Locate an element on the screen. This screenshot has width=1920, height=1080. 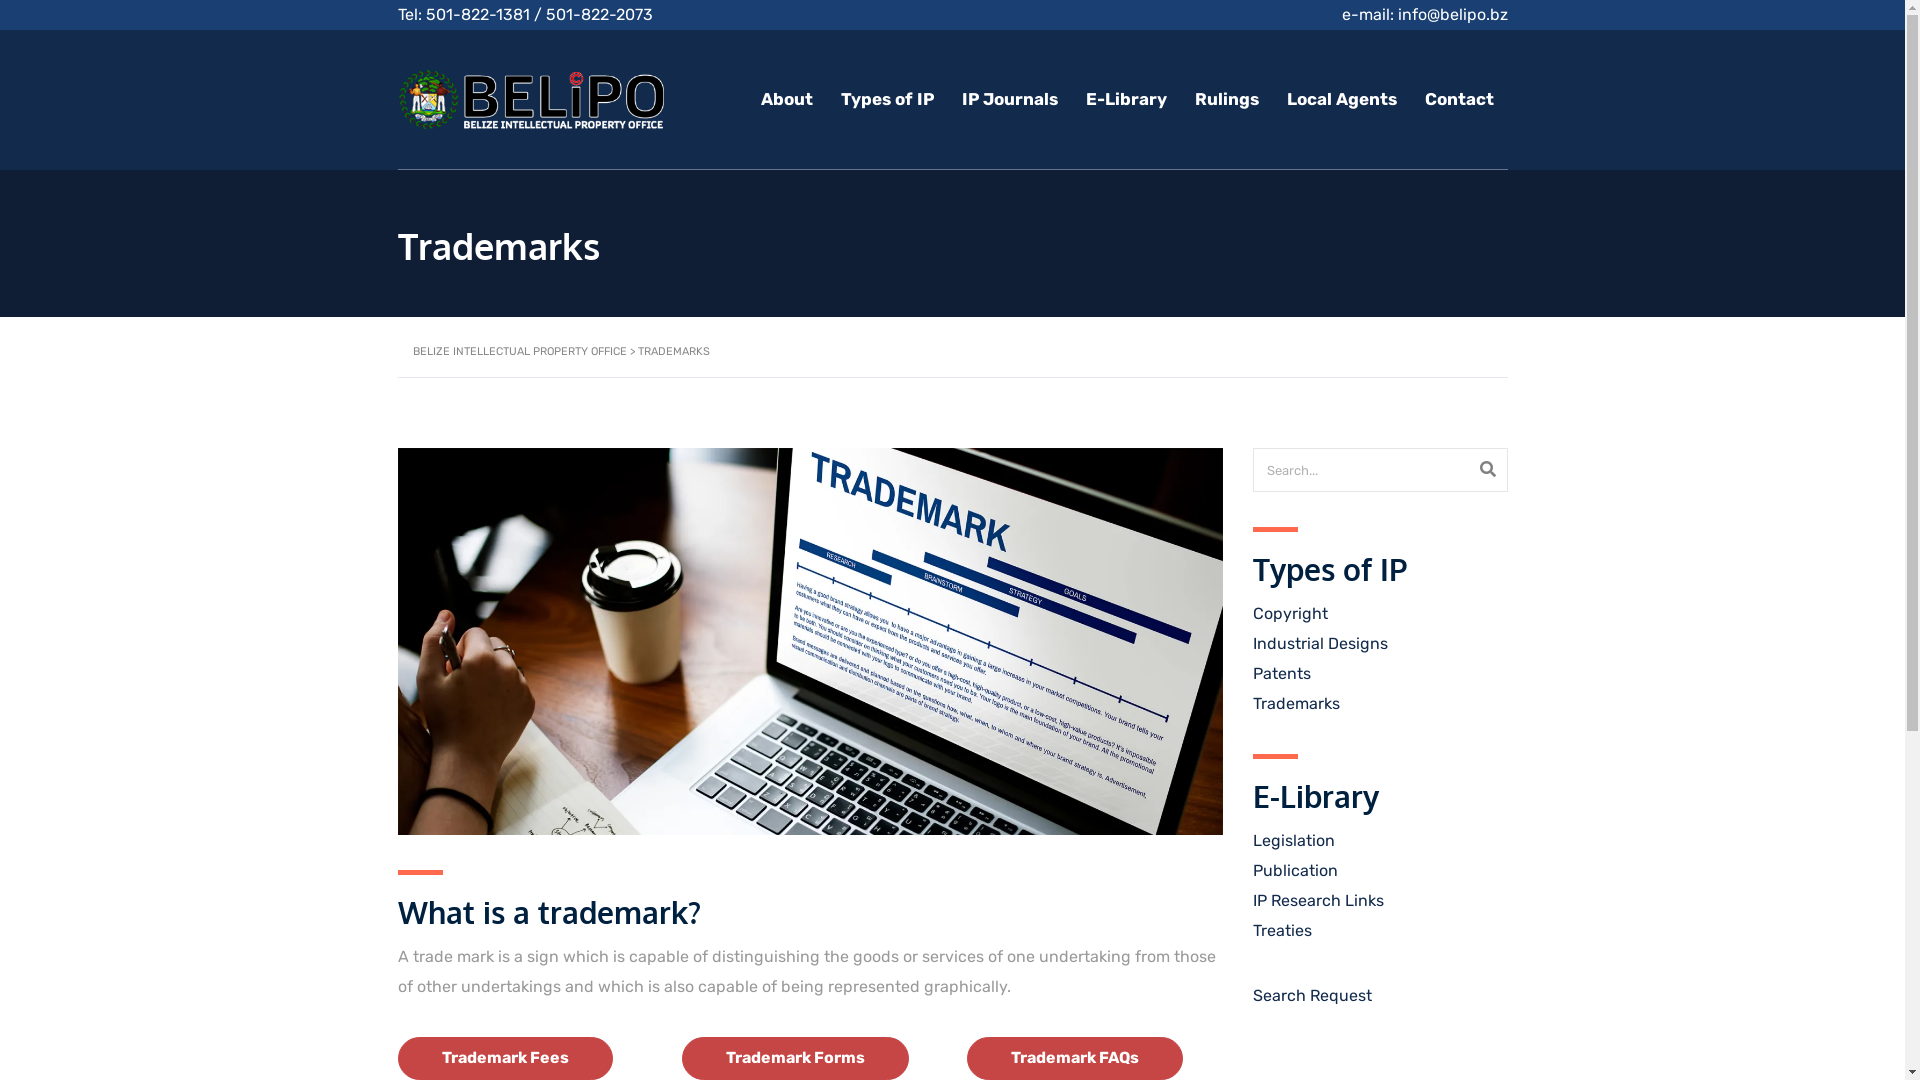
'IP Research Links' is located at coordinates (1317, 900).